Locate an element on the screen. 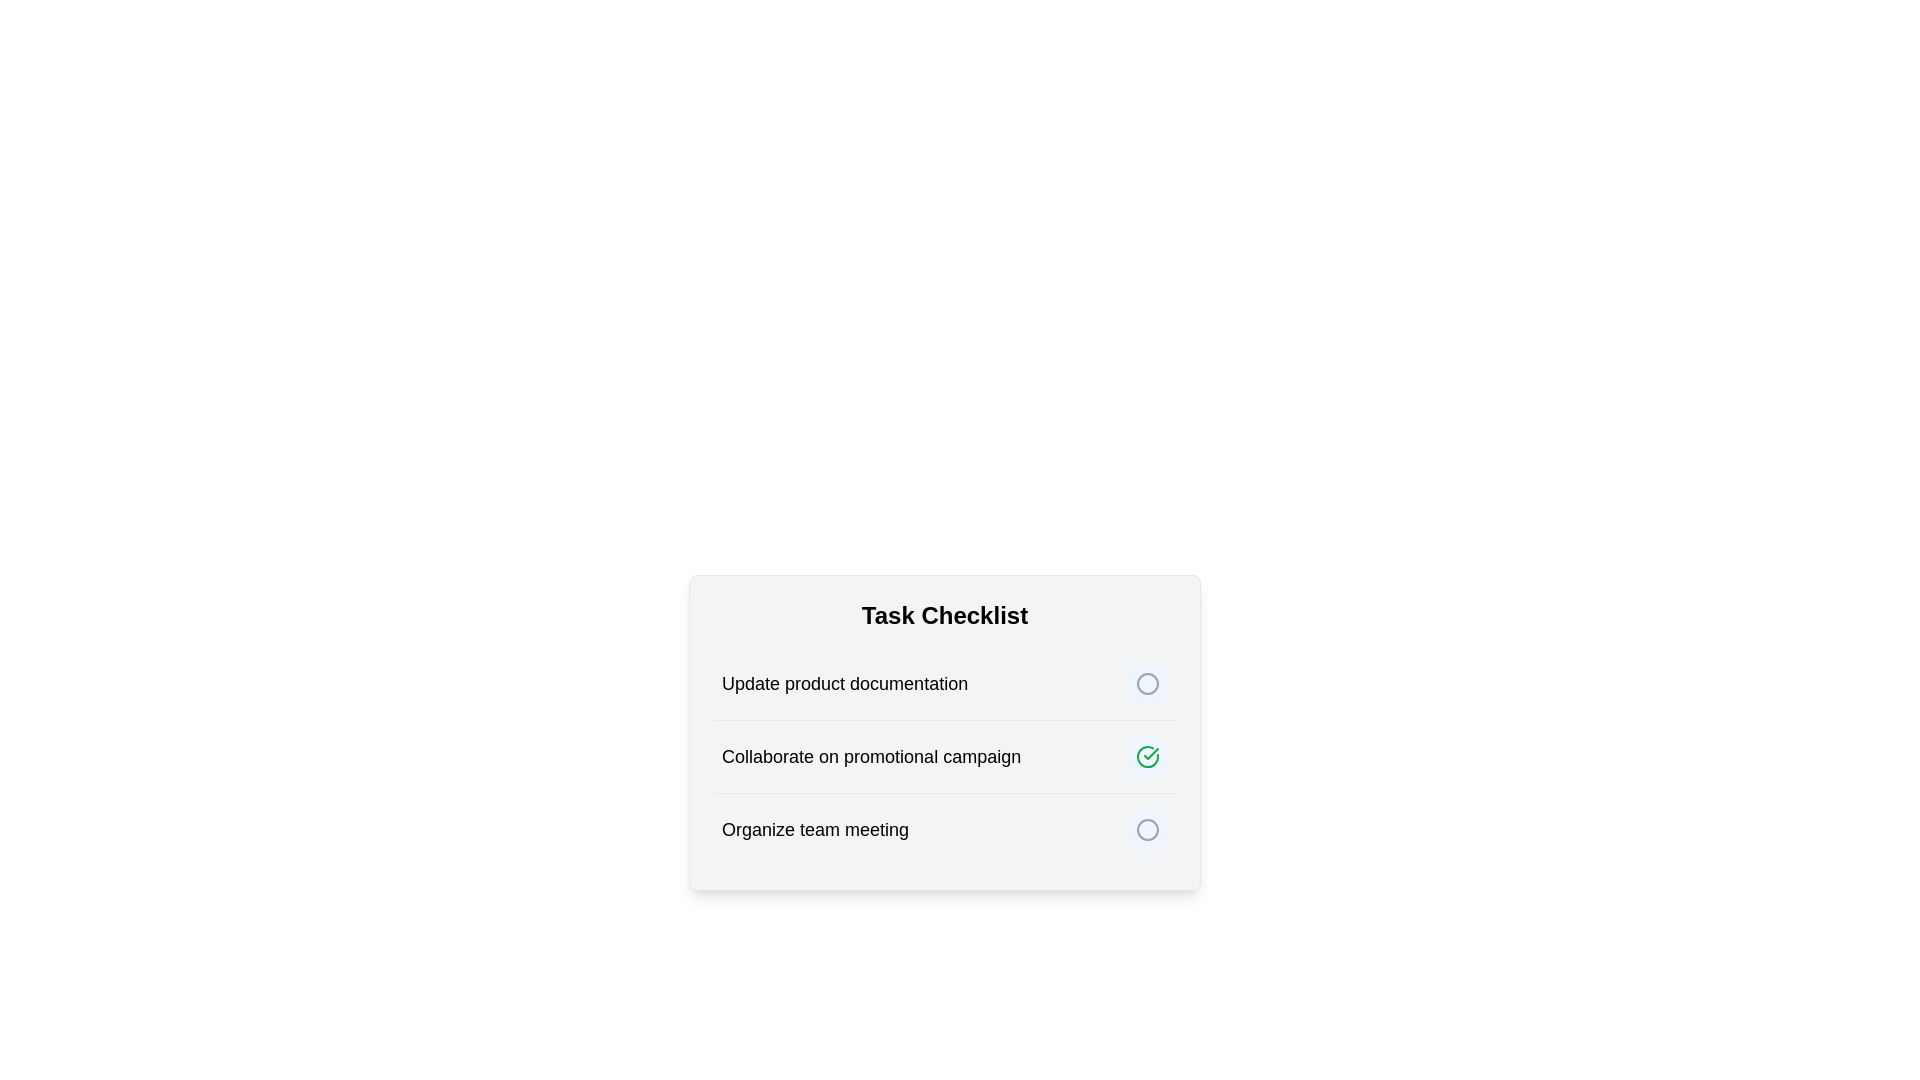  the text label displaying 'Collaborate on promotional campaign', which is the second item in a checklist, indicating its prominence within the UI is located at coordinates (871, 756).